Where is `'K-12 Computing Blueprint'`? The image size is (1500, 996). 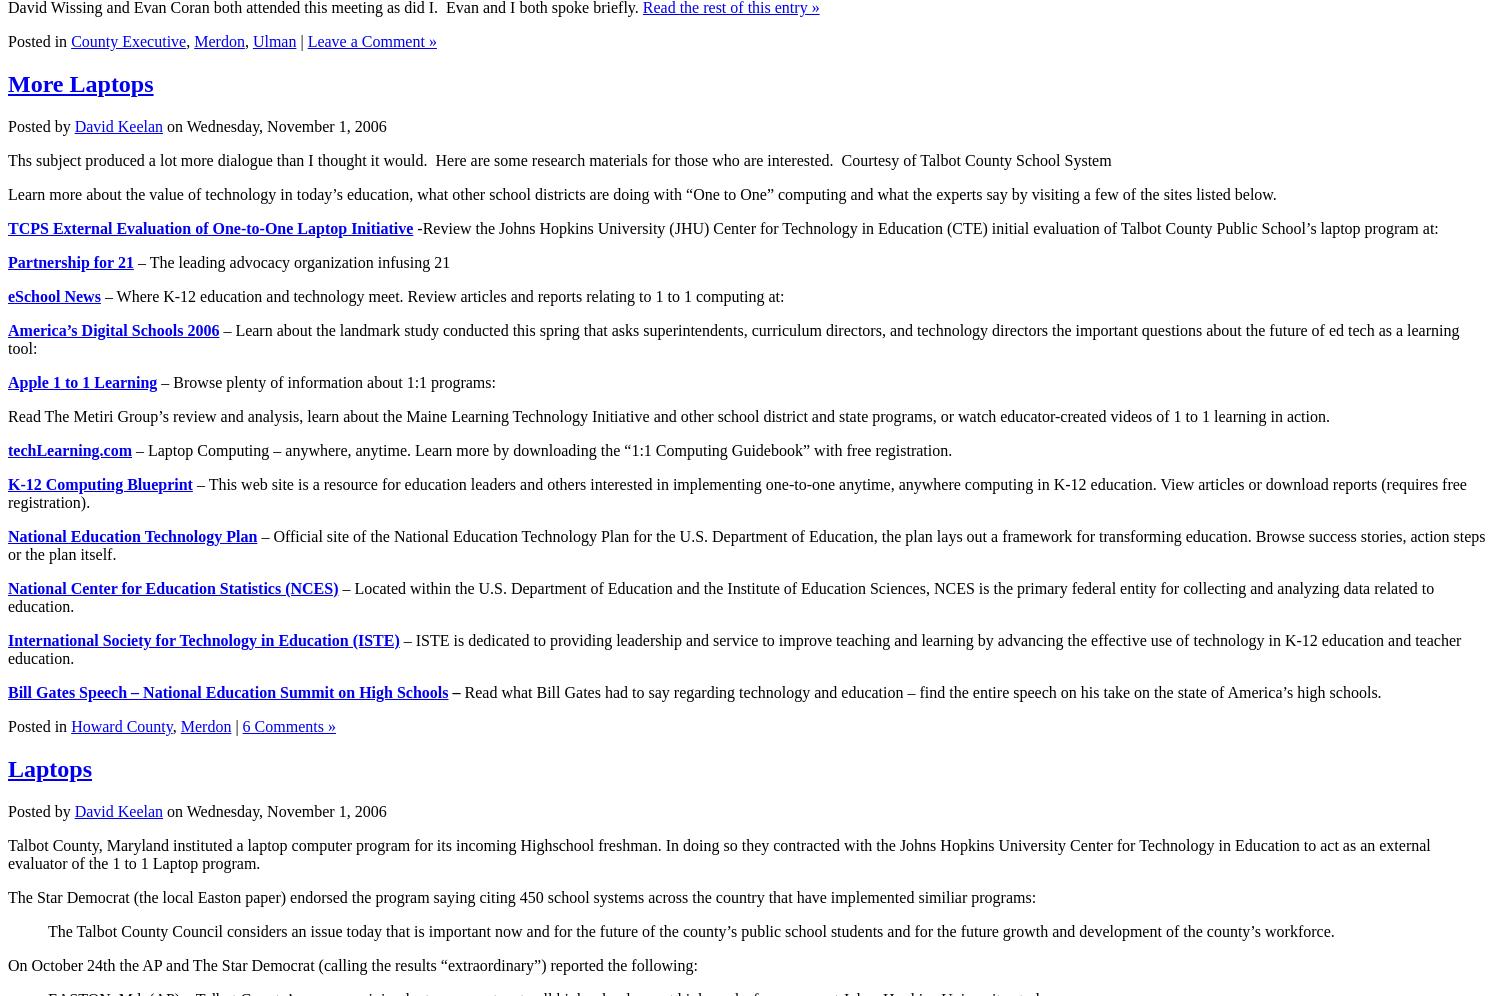
'K-12 Computing Blueprint' is located at coordinates (99, 483).